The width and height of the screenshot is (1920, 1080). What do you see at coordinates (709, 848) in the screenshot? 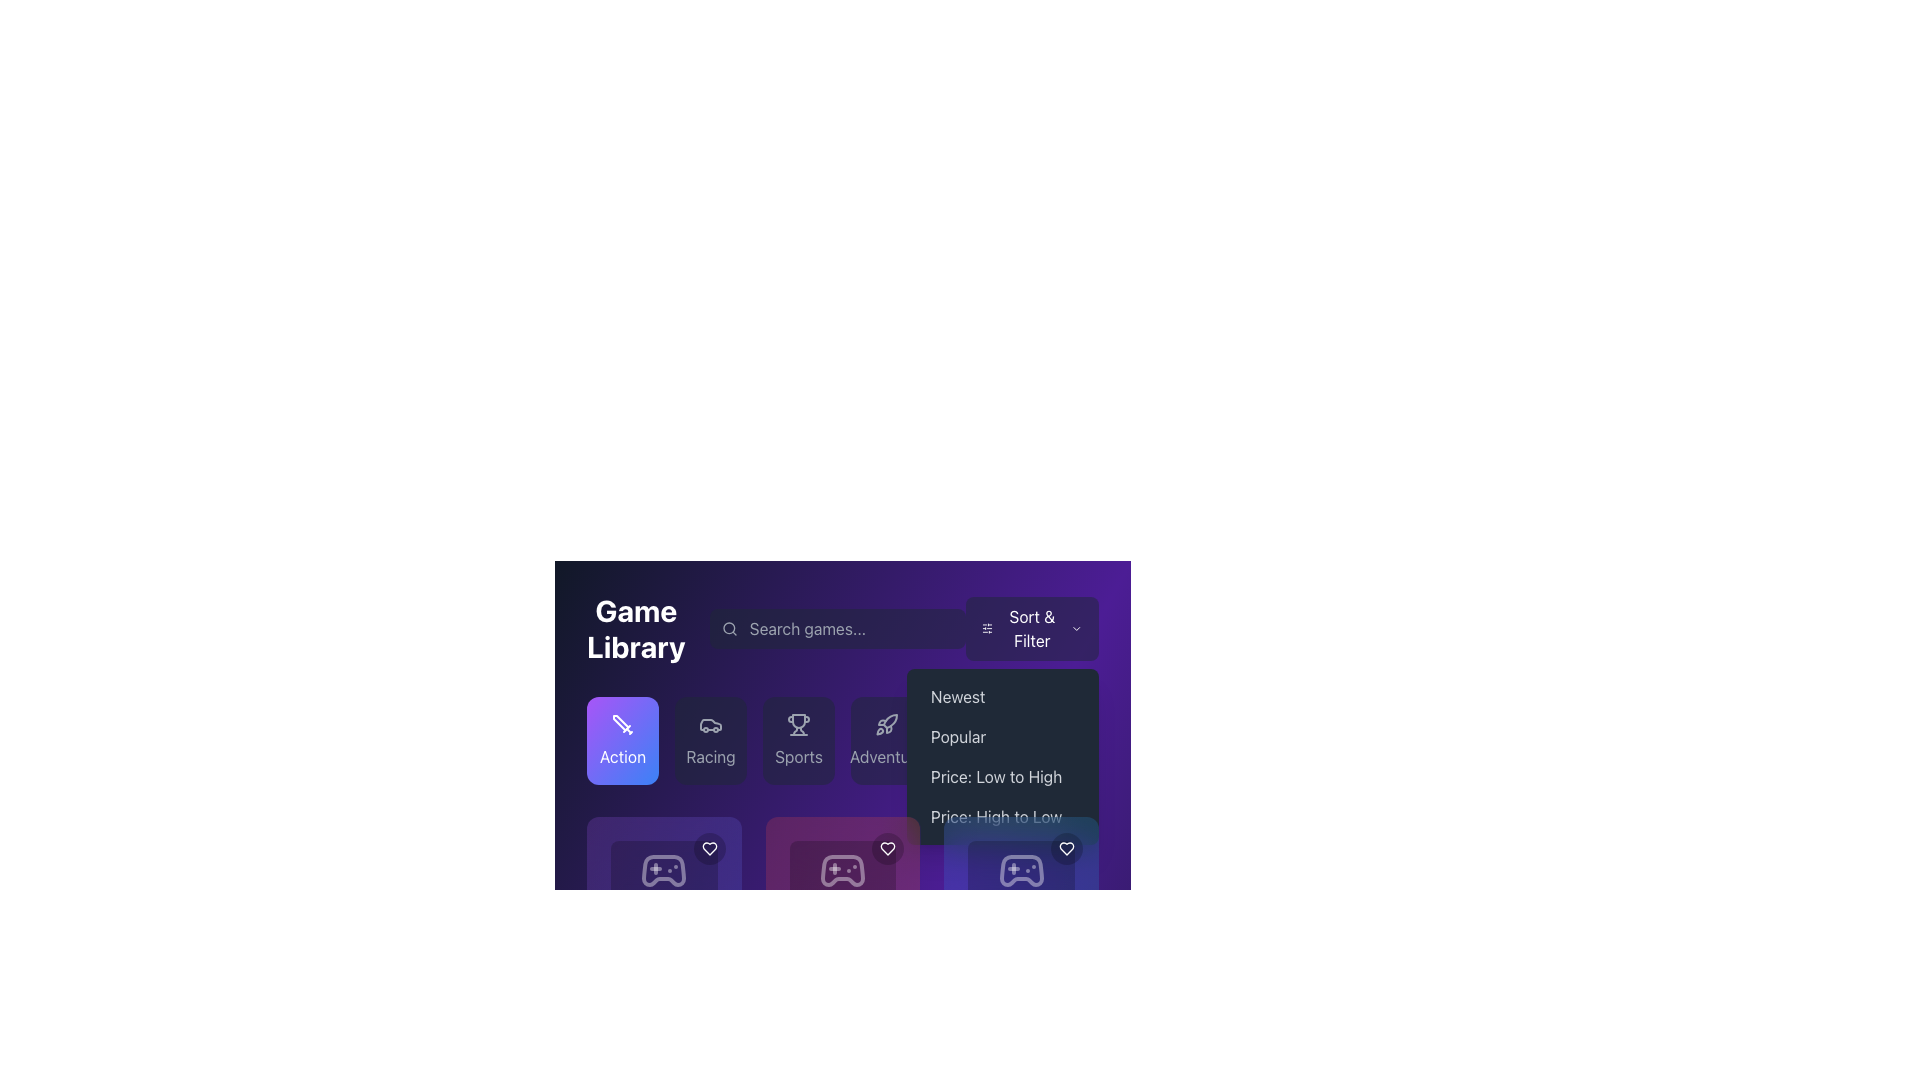
I see `the heart-shaped button icon located at the top-right corner of the game card to mark it as favorite` at bounding box center [709, 848].